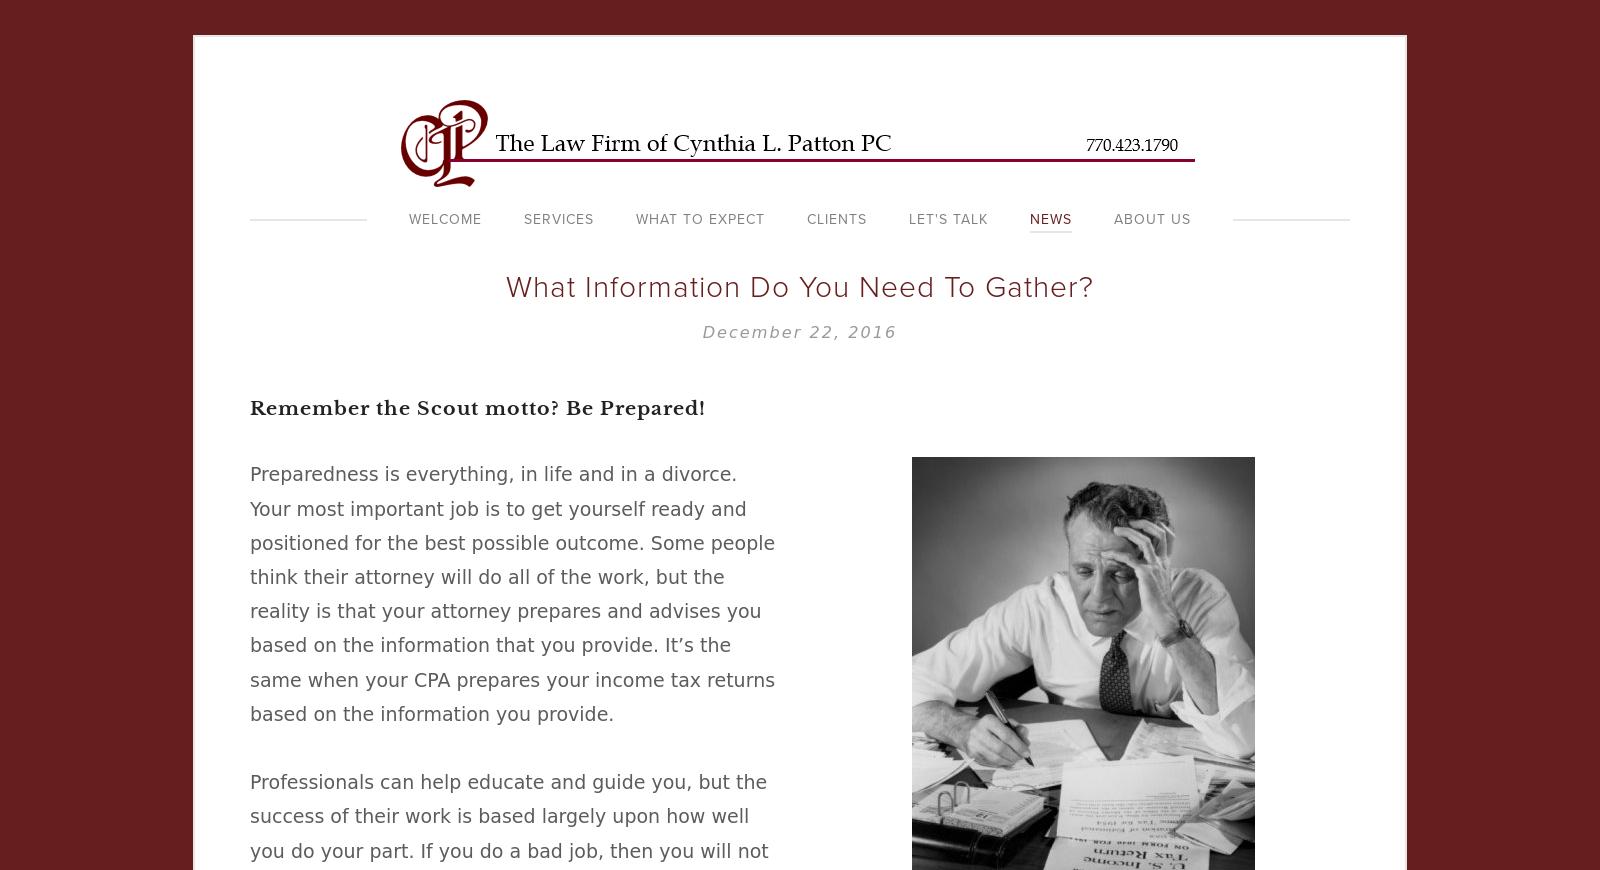 The width and height of the screenshot is (1600, 870). I want to click on 'Welcome', so click(444, 219).